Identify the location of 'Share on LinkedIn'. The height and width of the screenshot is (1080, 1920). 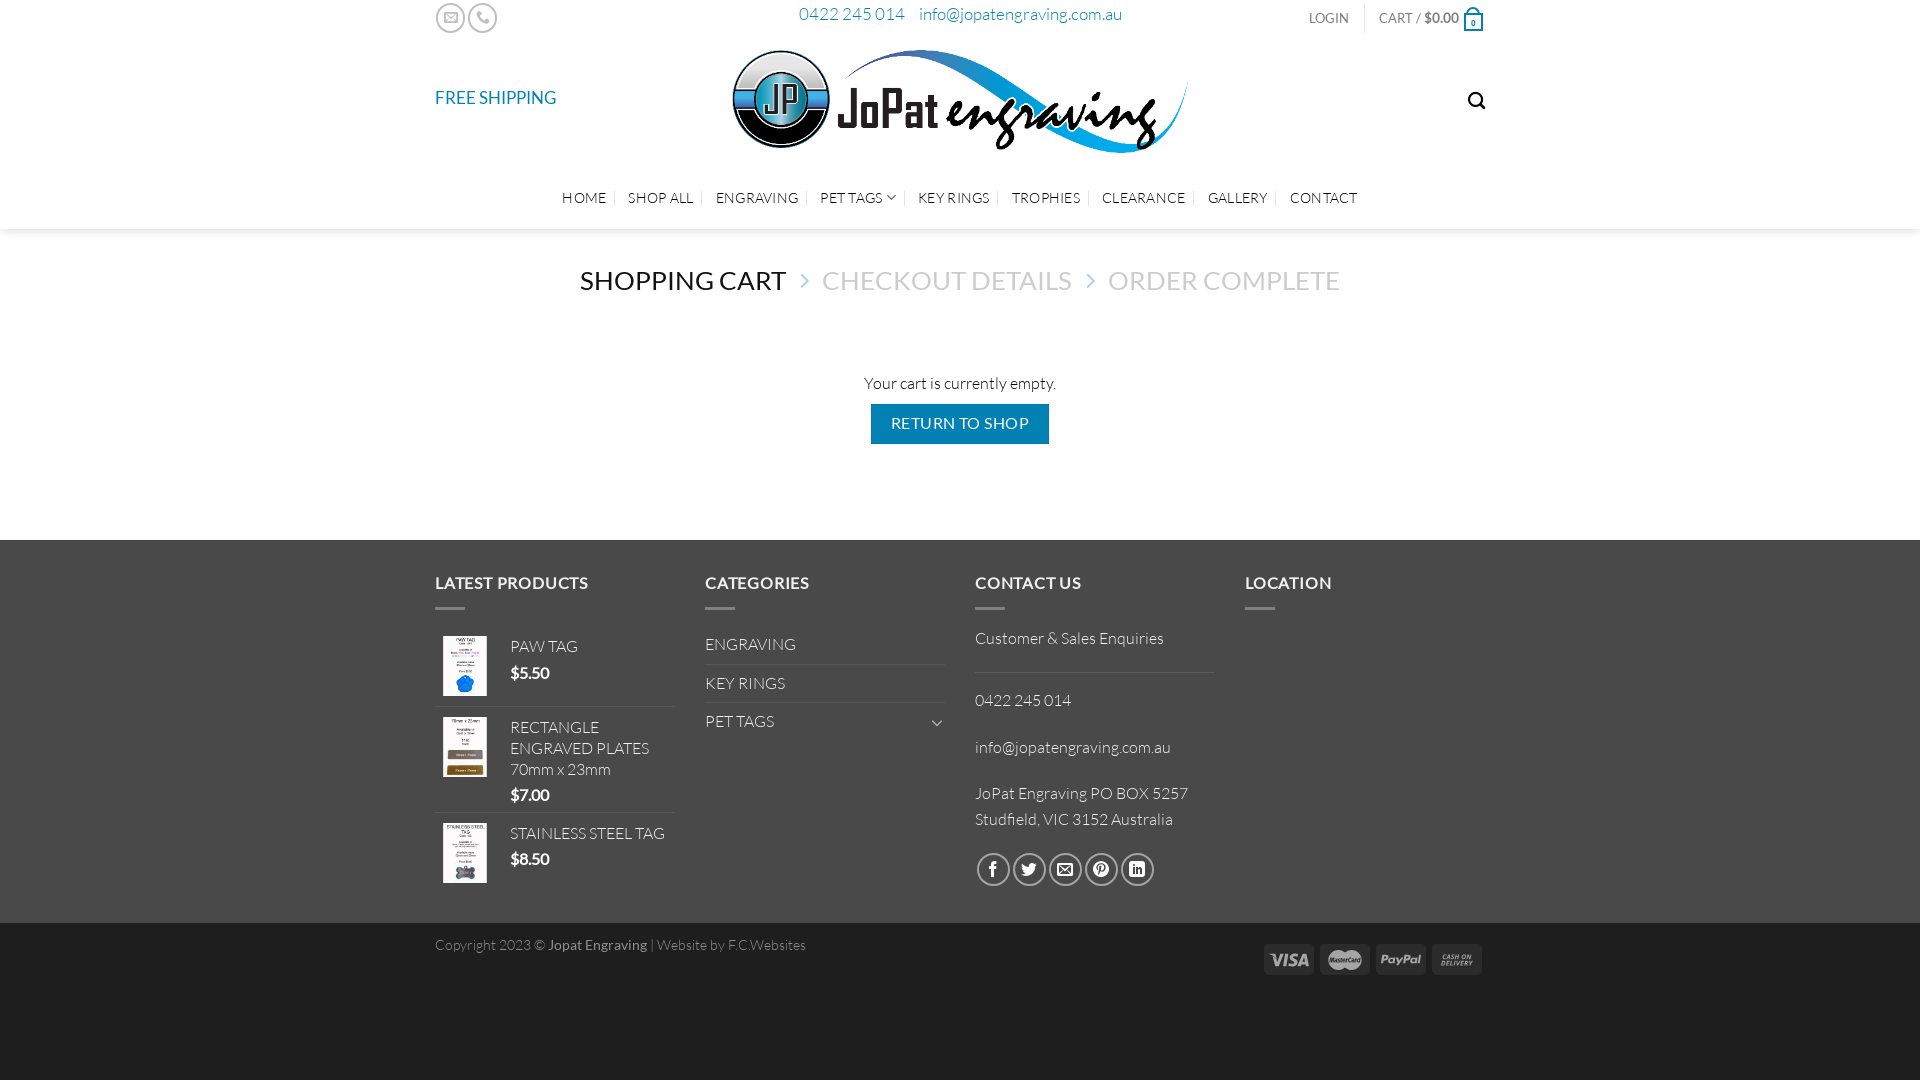
(1137, 868).